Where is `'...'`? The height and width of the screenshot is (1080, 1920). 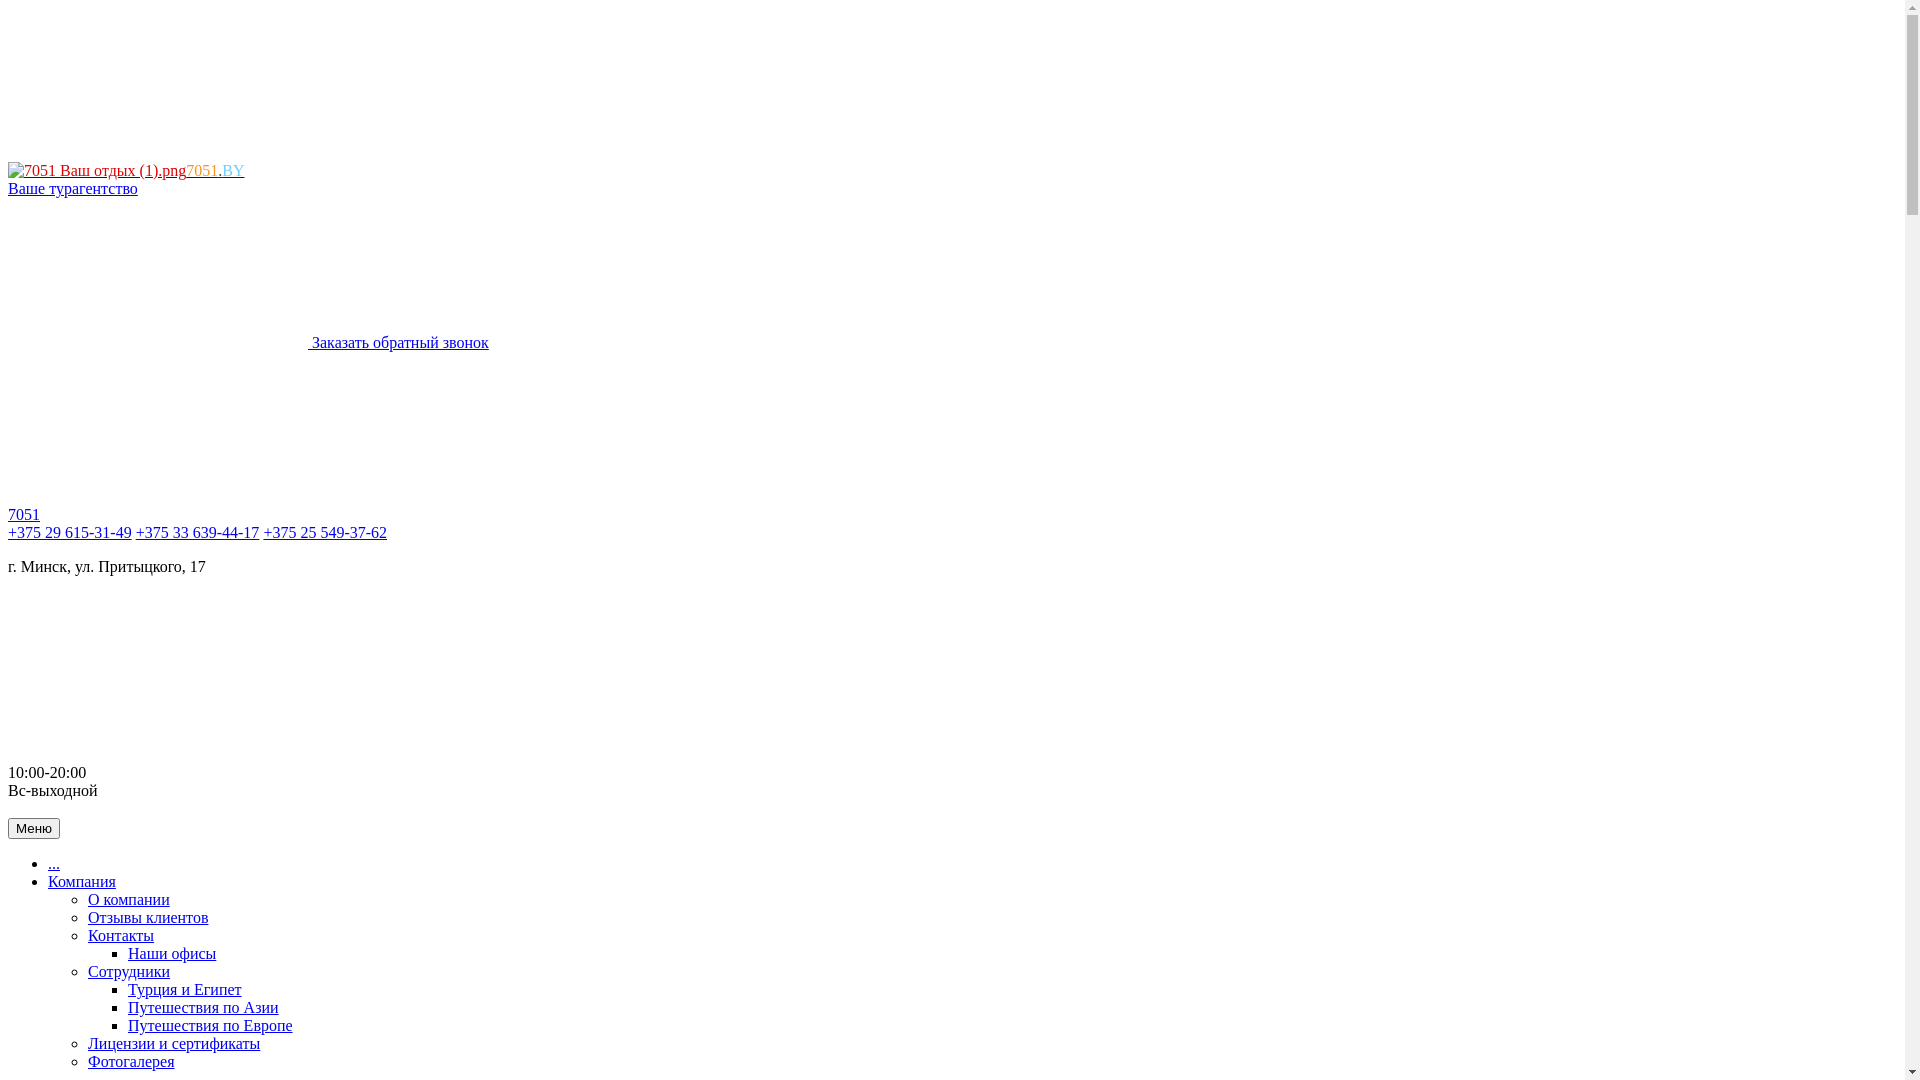
'...' is located at coordinates (53, 862).